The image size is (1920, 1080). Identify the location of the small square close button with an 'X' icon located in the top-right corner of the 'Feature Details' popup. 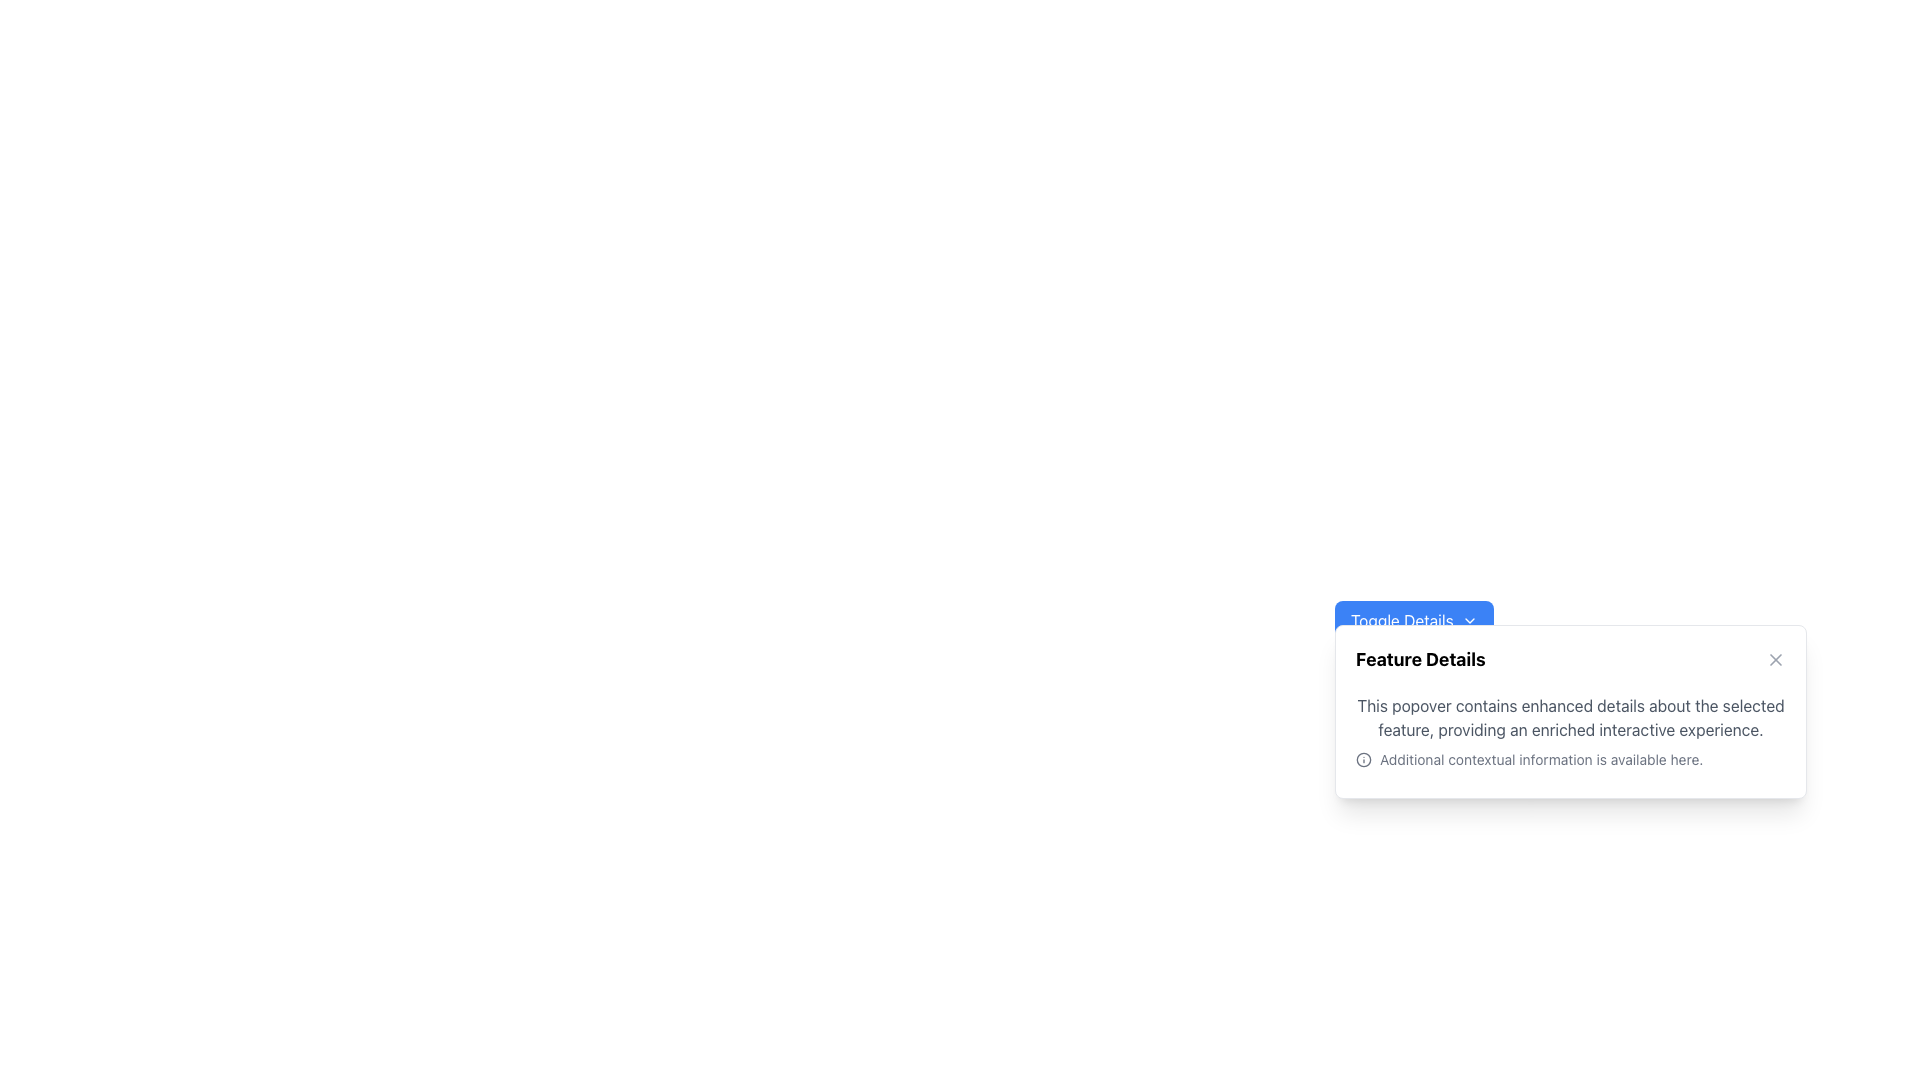
(1776, 659).